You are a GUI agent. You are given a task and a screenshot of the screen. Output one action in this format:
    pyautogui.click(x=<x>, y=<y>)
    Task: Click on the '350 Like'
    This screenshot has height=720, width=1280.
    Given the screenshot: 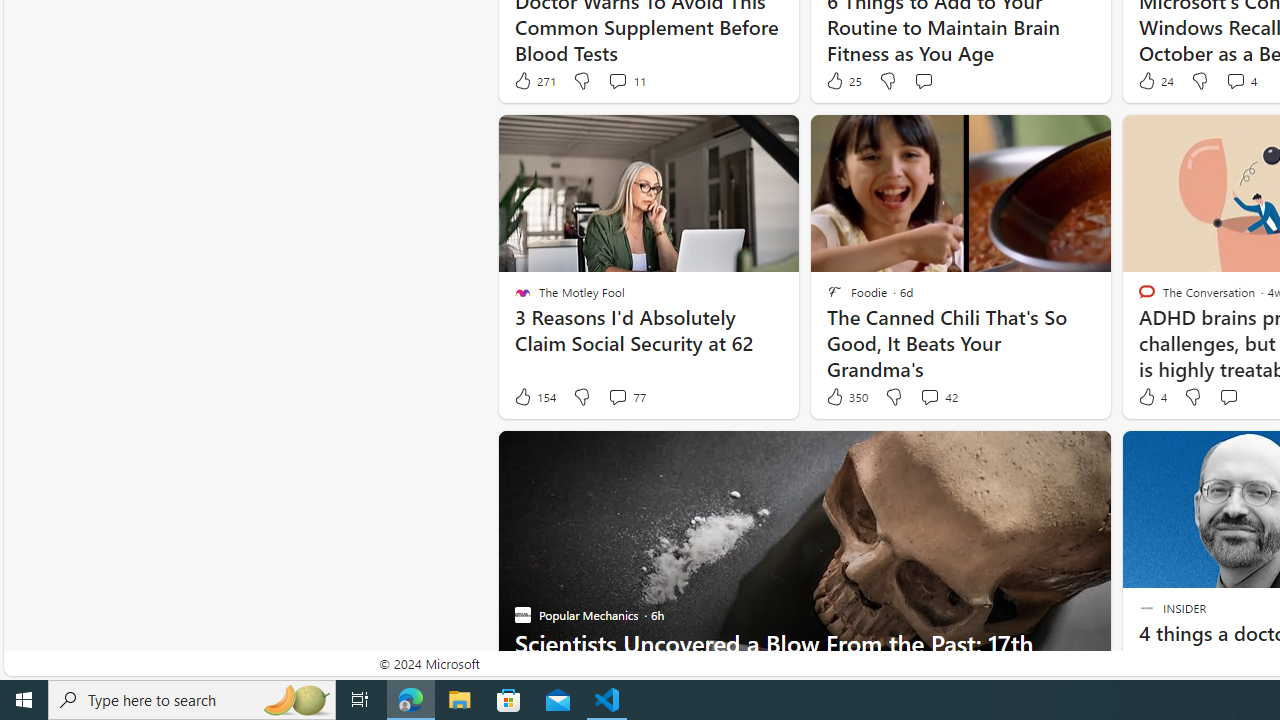 What is the action you would take?
    pyautogui.click(x=846, y=397)
    